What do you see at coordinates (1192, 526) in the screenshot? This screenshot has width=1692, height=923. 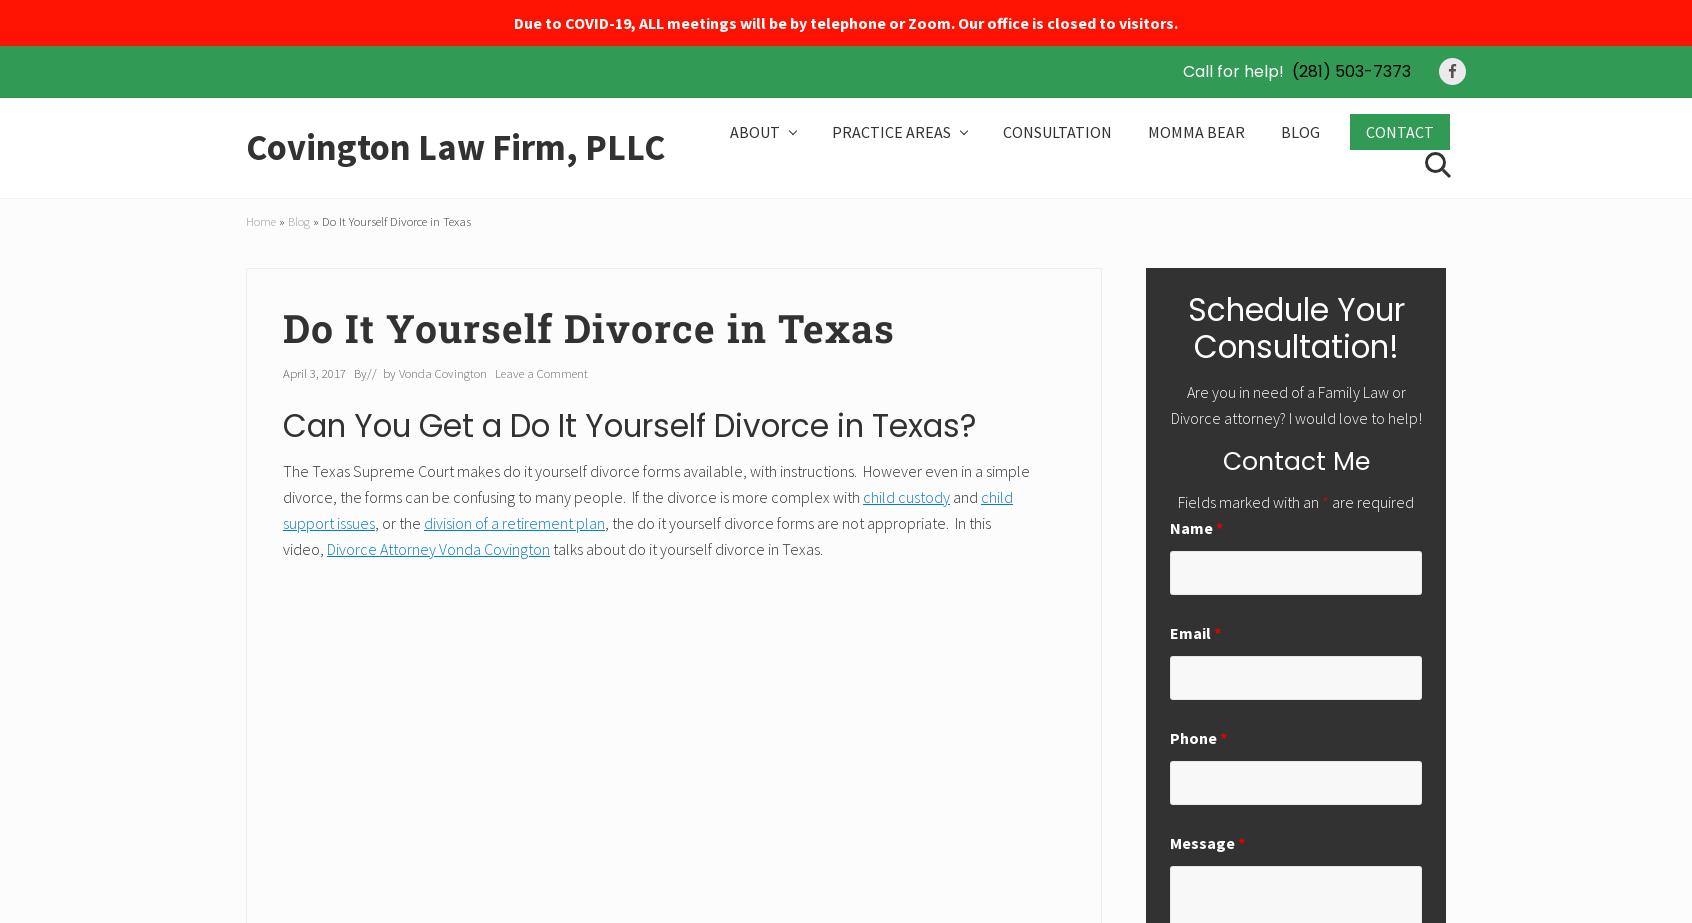 I see `'Name'` at bounding box center [1192, 526].